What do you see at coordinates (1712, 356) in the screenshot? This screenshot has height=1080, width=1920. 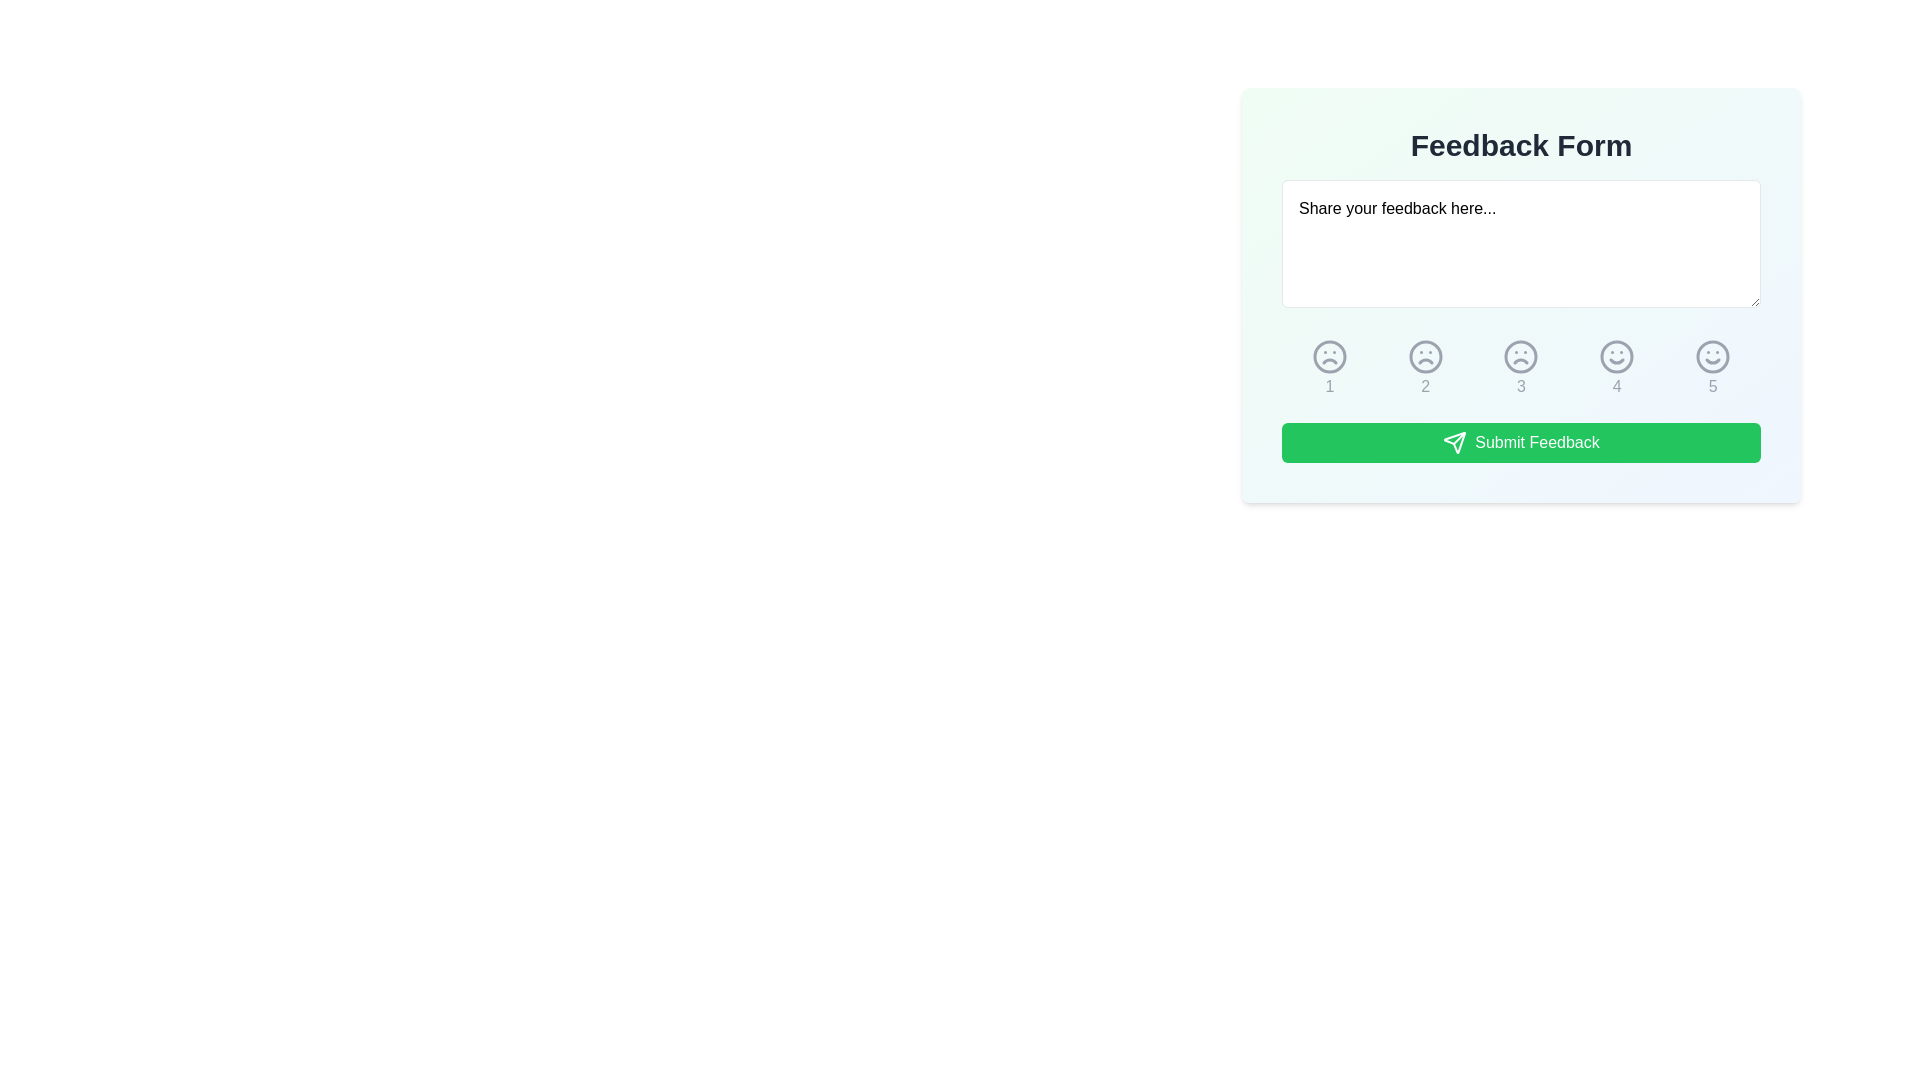 I see `the happiest emotion rating icon, which is the fifth icon in a horizontal sequence of five emotion-rating icons above the number '5'` at bounding box center [1712, 356].